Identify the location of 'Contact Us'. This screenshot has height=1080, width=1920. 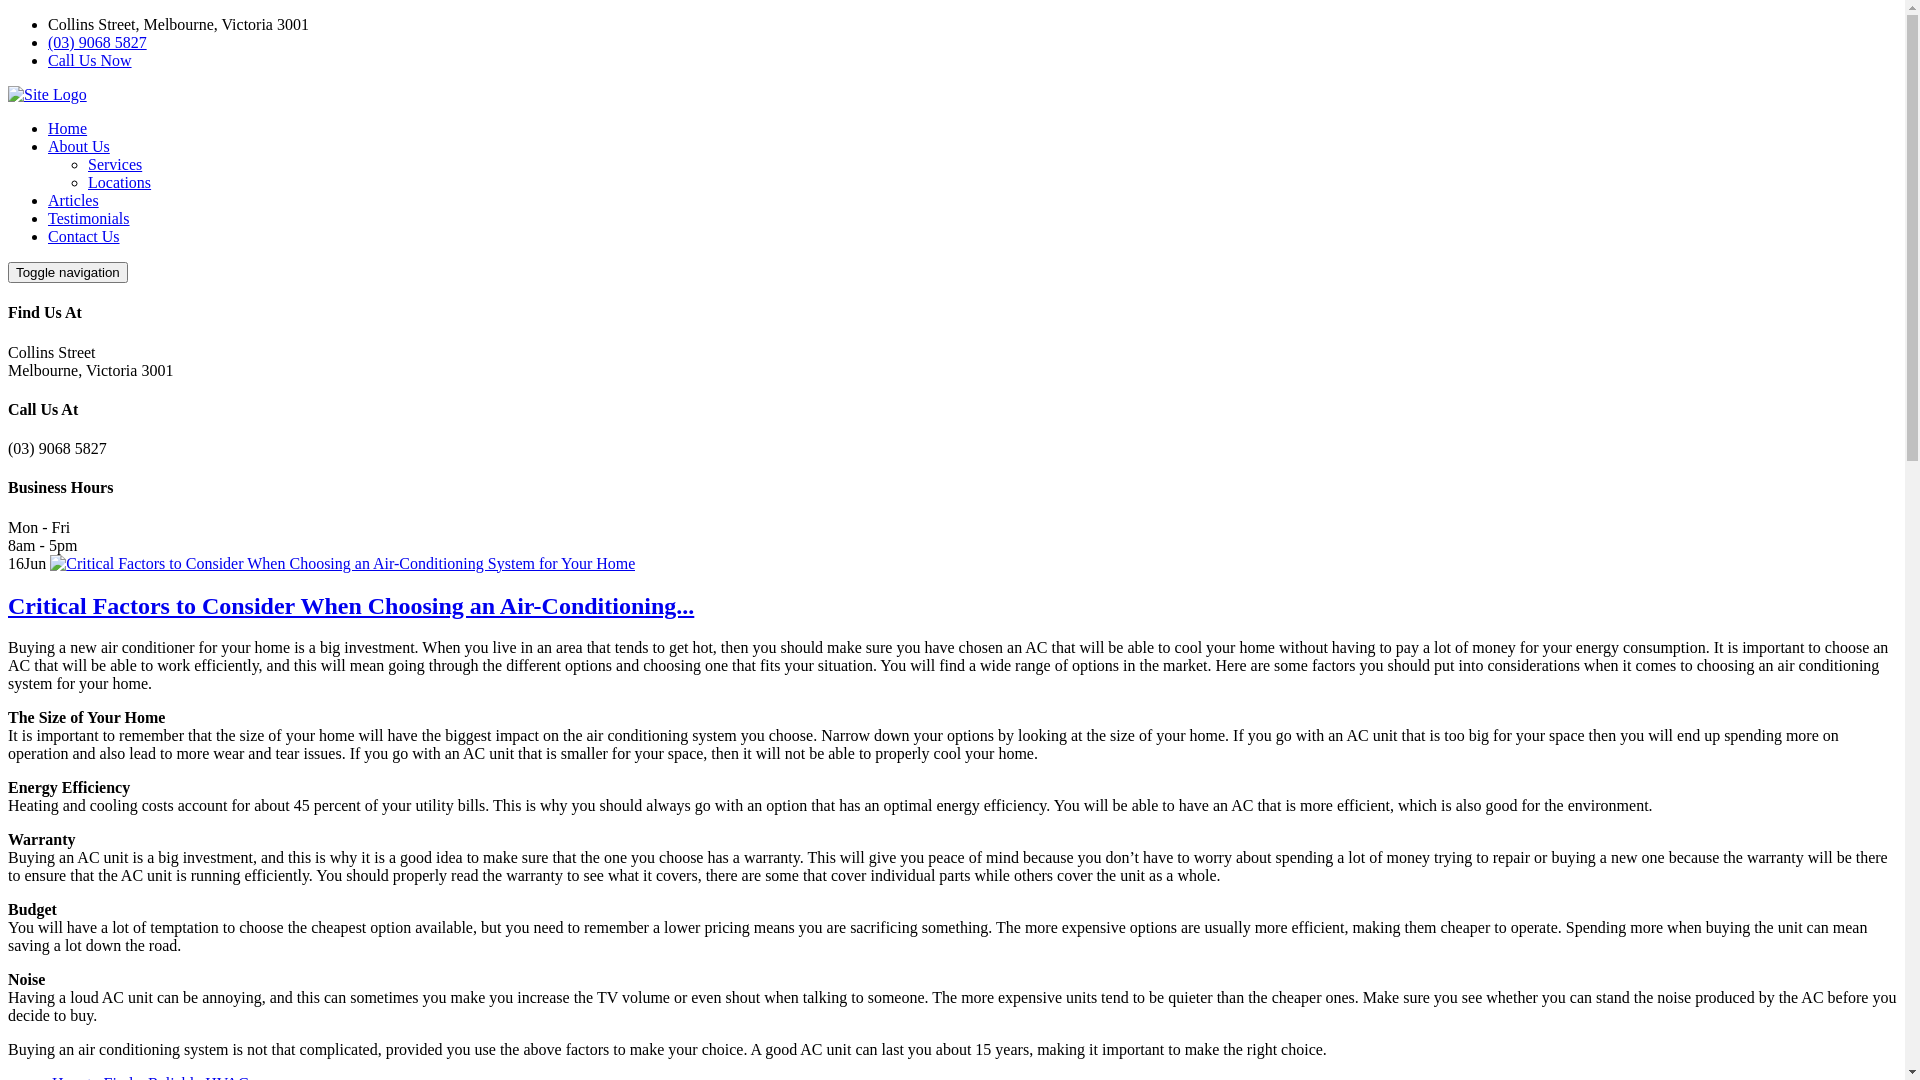
(82, 235).